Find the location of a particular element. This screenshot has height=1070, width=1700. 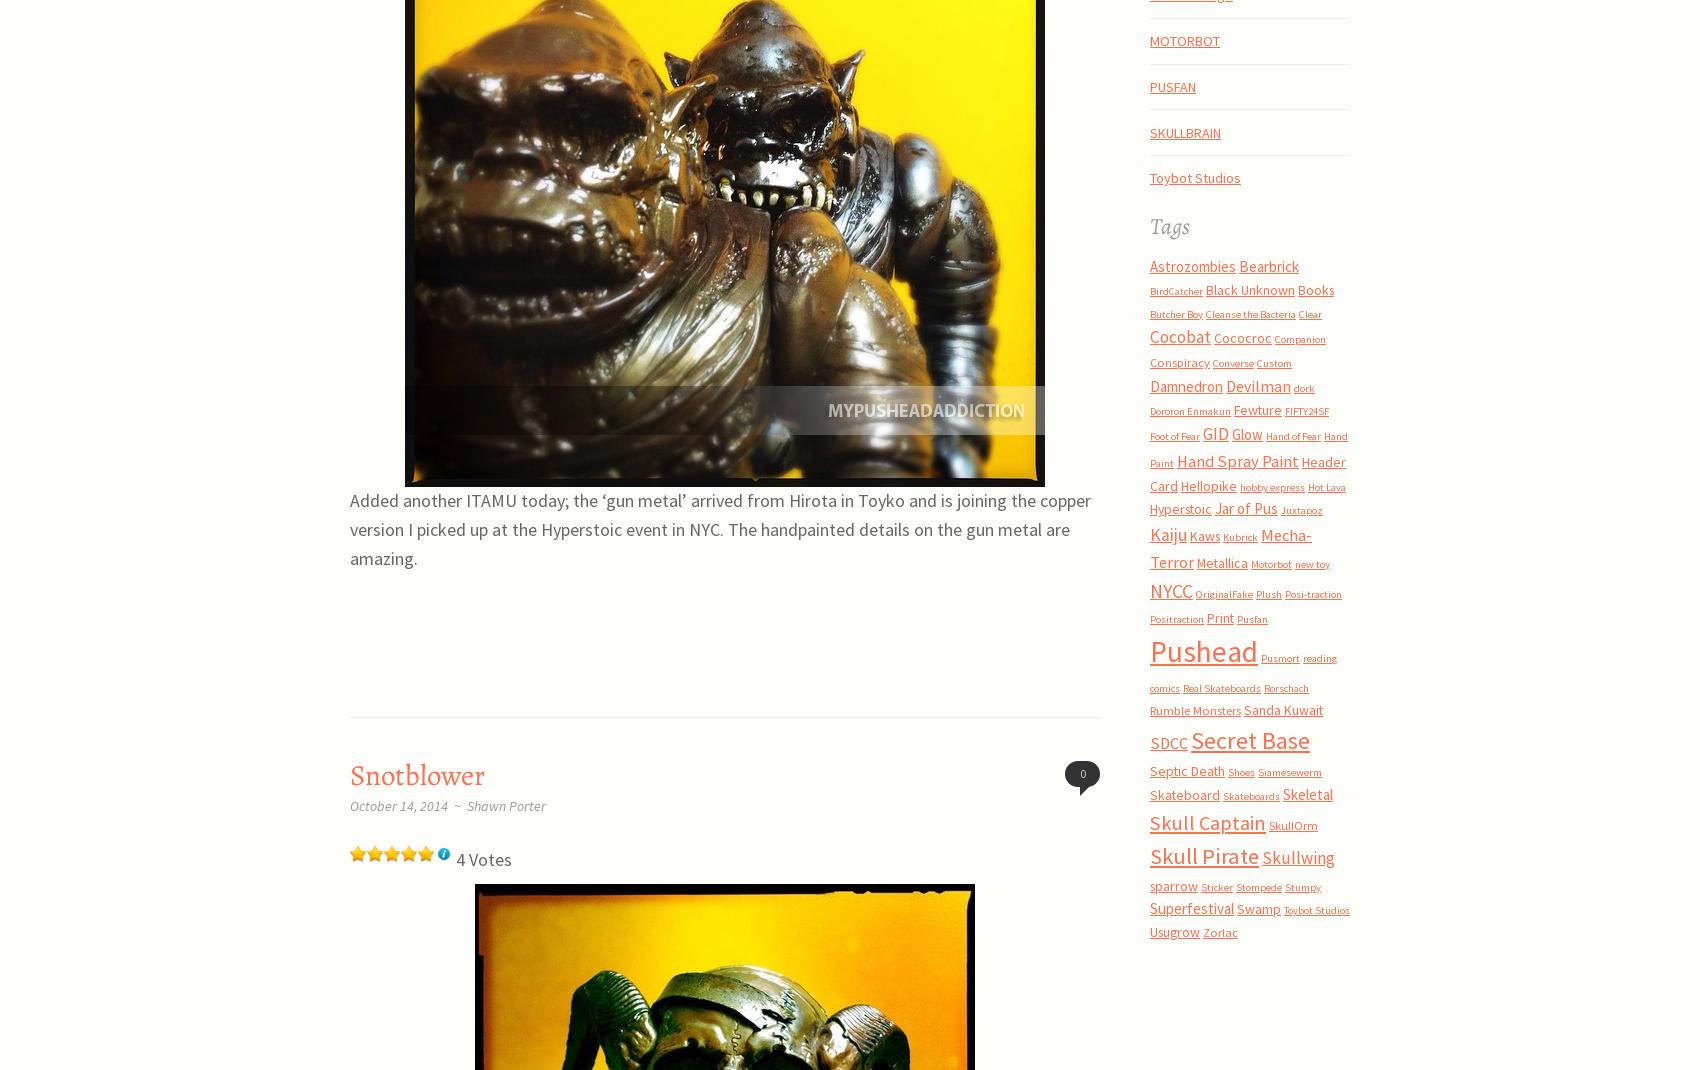

'Tags' is located at coordinates (1169, 224).